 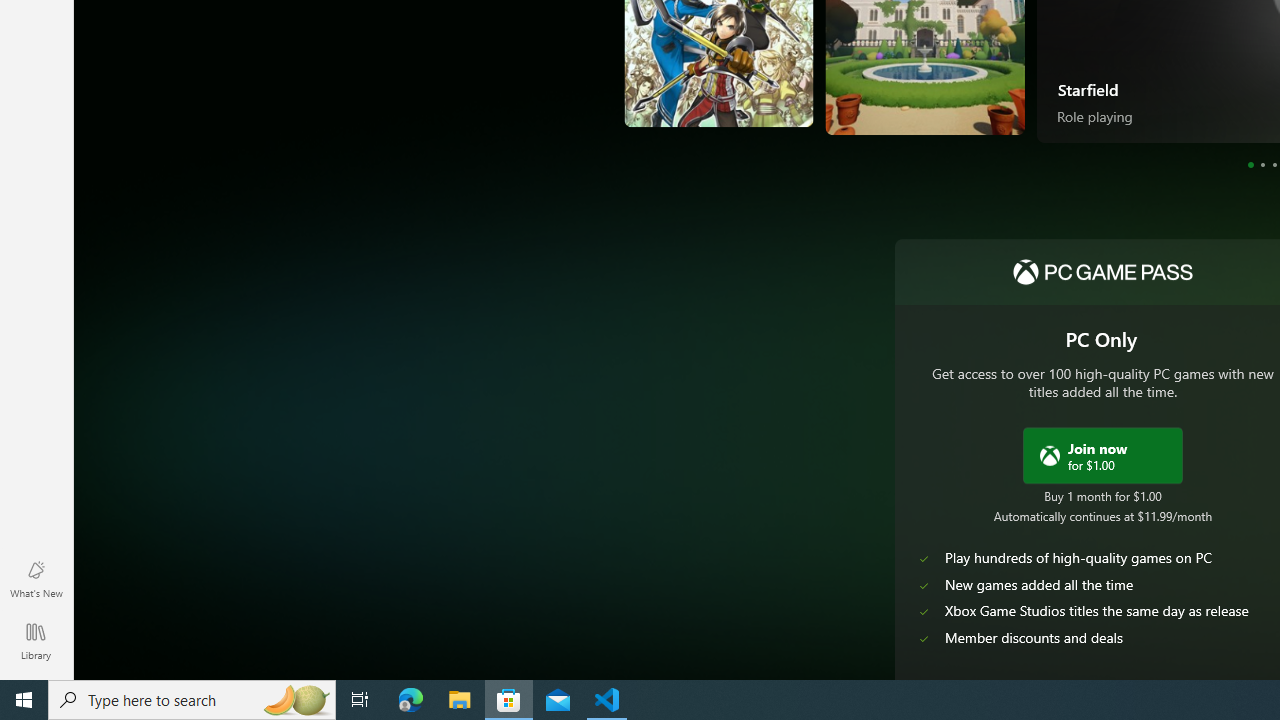 What do you see at coordinates (672, 78) in the screenshot?
I see `'Eiyuden Chronicle: Hundred Heroes'` at bounding box center [672, 78].